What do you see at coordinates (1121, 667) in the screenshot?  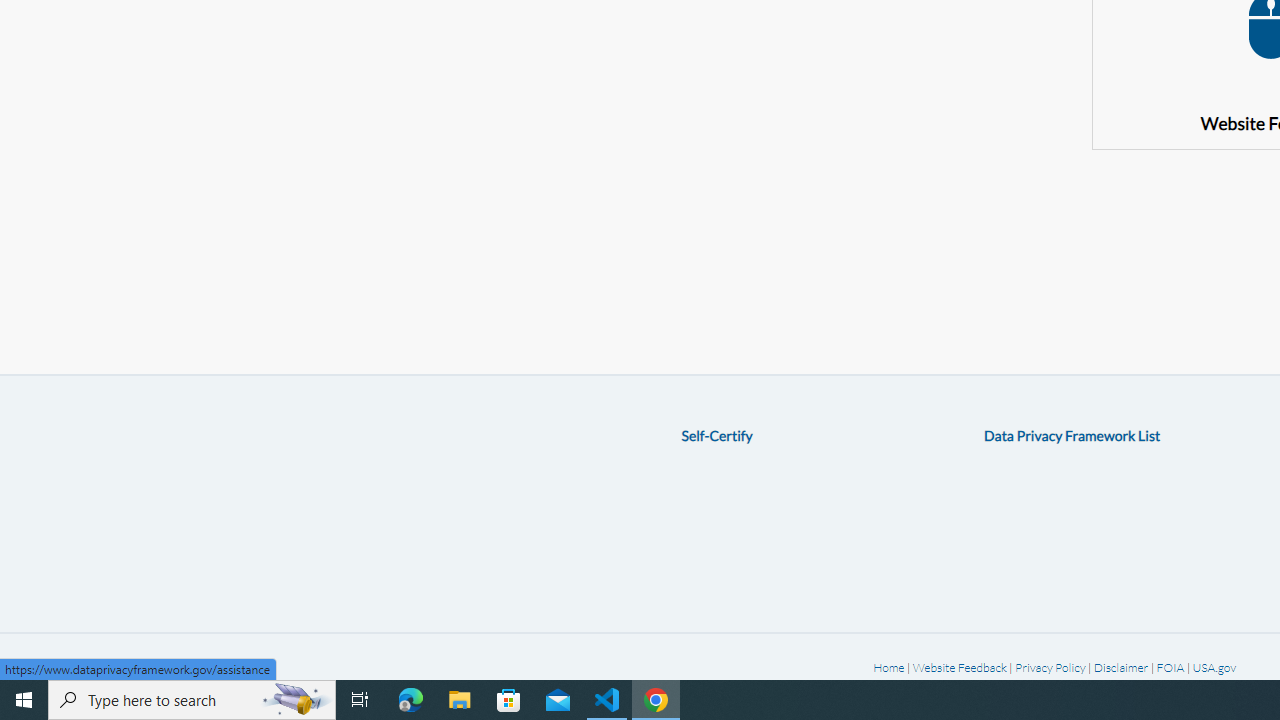 I see `'Disclaimer'` at bounding box center [1121, 667].